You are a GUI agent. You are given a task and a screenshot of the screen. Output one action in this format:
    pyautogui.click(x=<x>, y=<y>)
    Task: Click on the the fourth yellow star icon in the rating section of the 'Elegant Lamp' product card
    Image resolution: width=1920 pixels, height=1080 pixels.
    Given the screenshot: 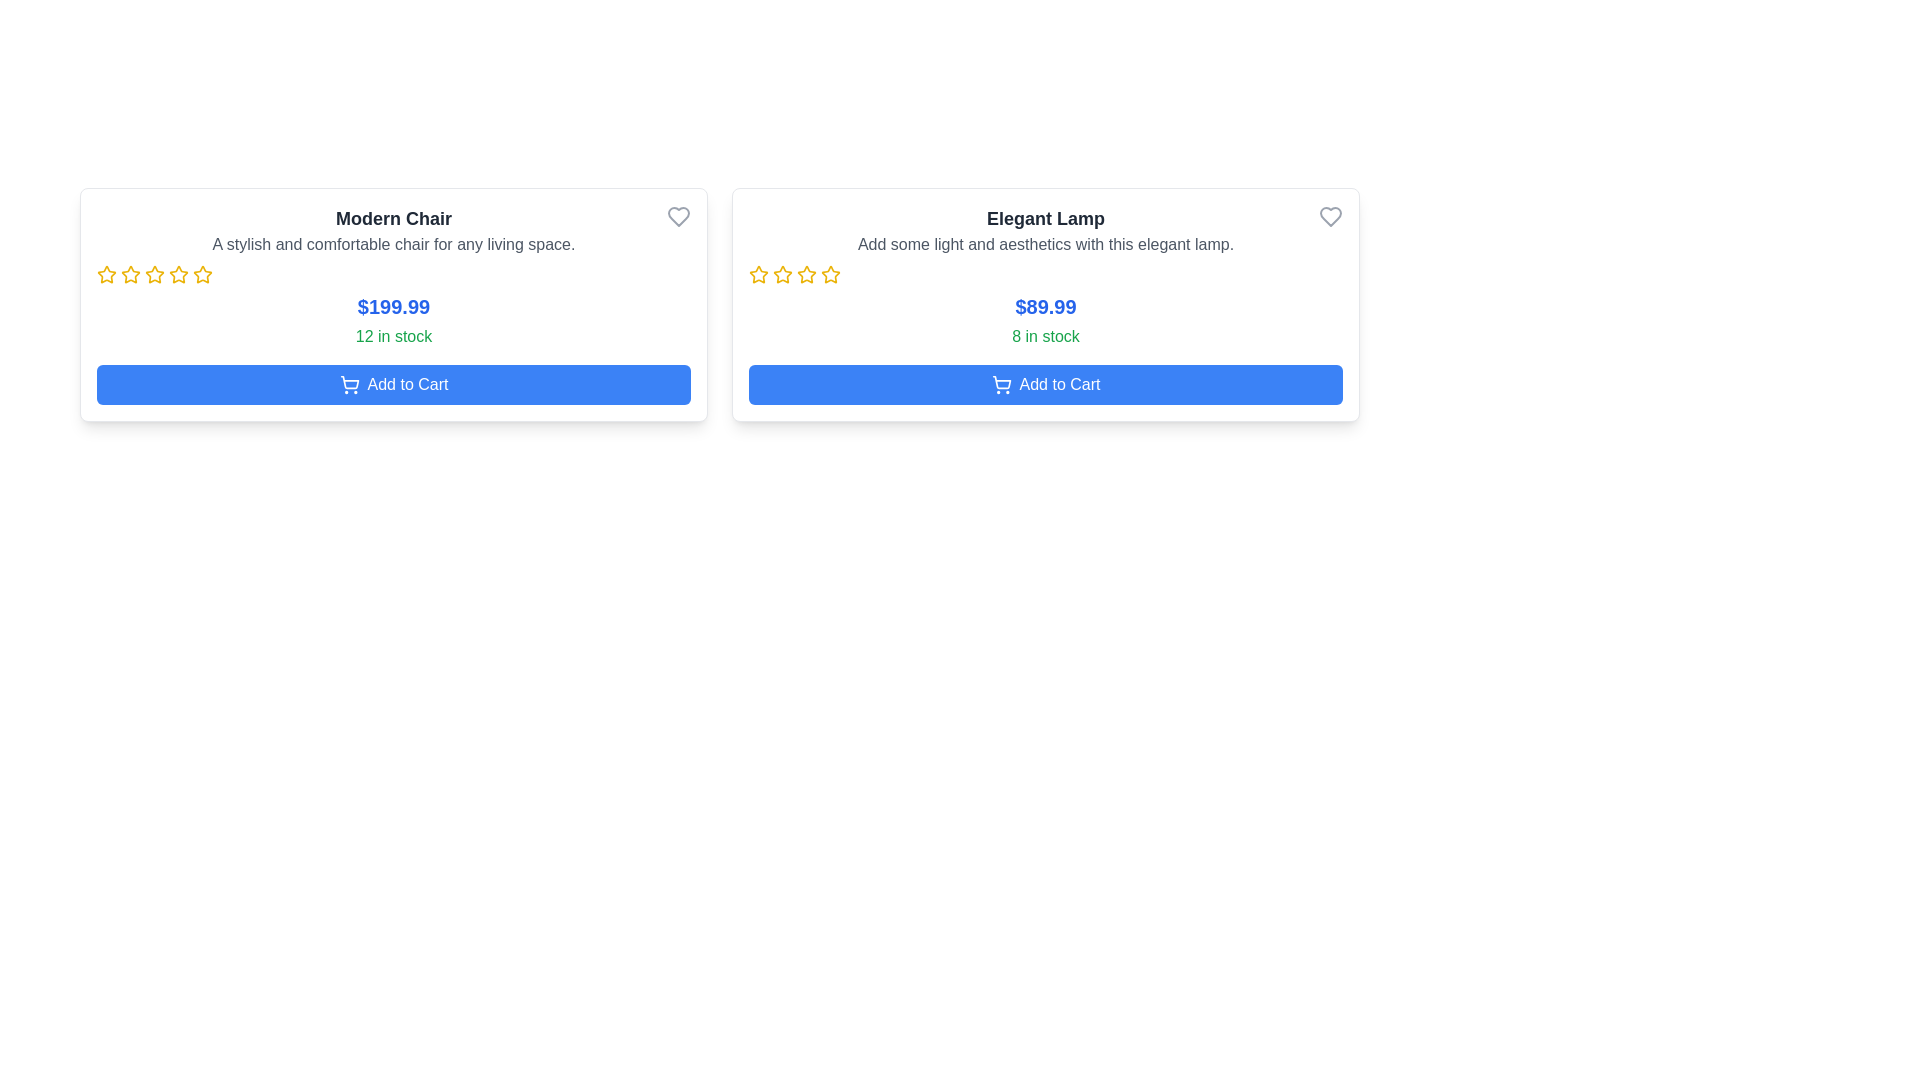 What is the action you would take?
    pyautogui.click(x=830, y=274)
    